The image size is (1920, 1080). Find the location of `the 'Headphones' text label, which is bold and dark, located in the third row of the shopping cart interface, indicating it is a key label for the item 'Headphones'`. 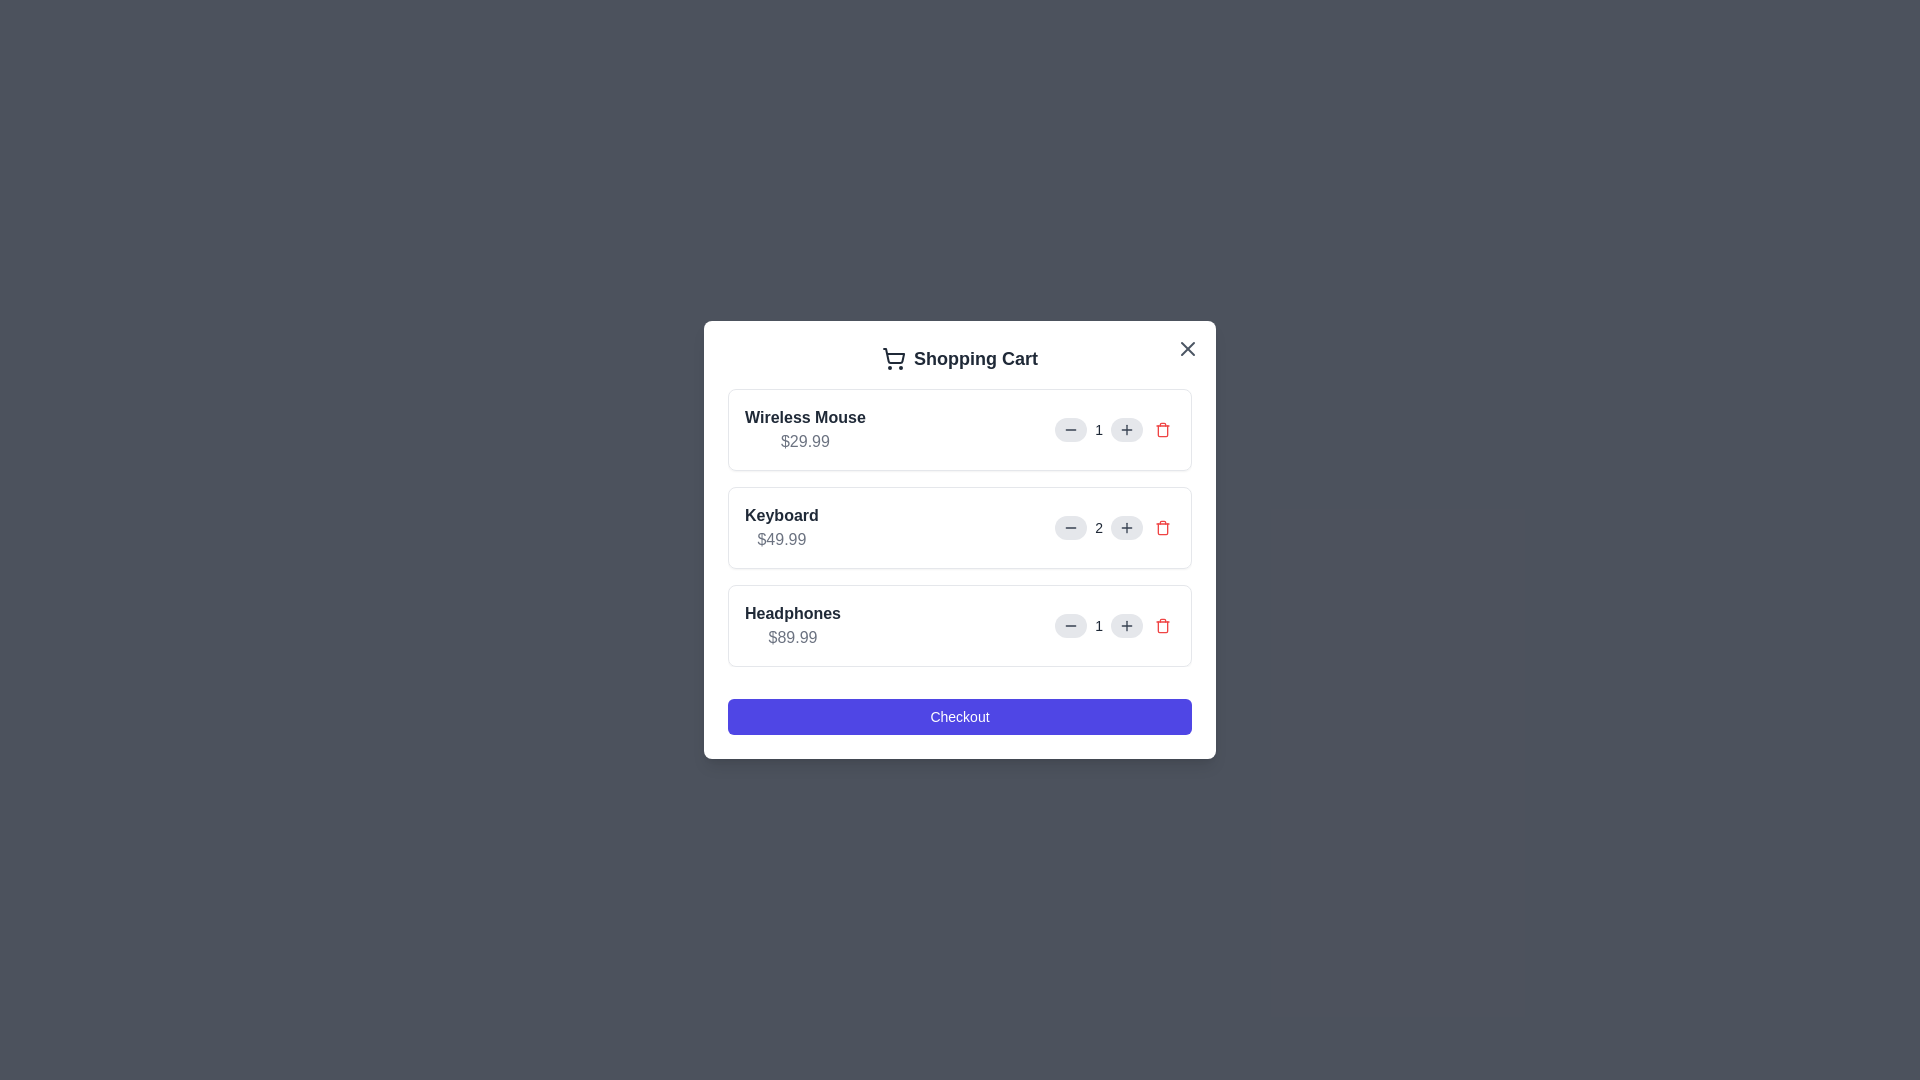

the 'Headphones' text label, which is bold and dark, located in the third row of the shopping cart interface, indicating it is a key label for the item 'Headphones' is located at coordinates (791, 612).